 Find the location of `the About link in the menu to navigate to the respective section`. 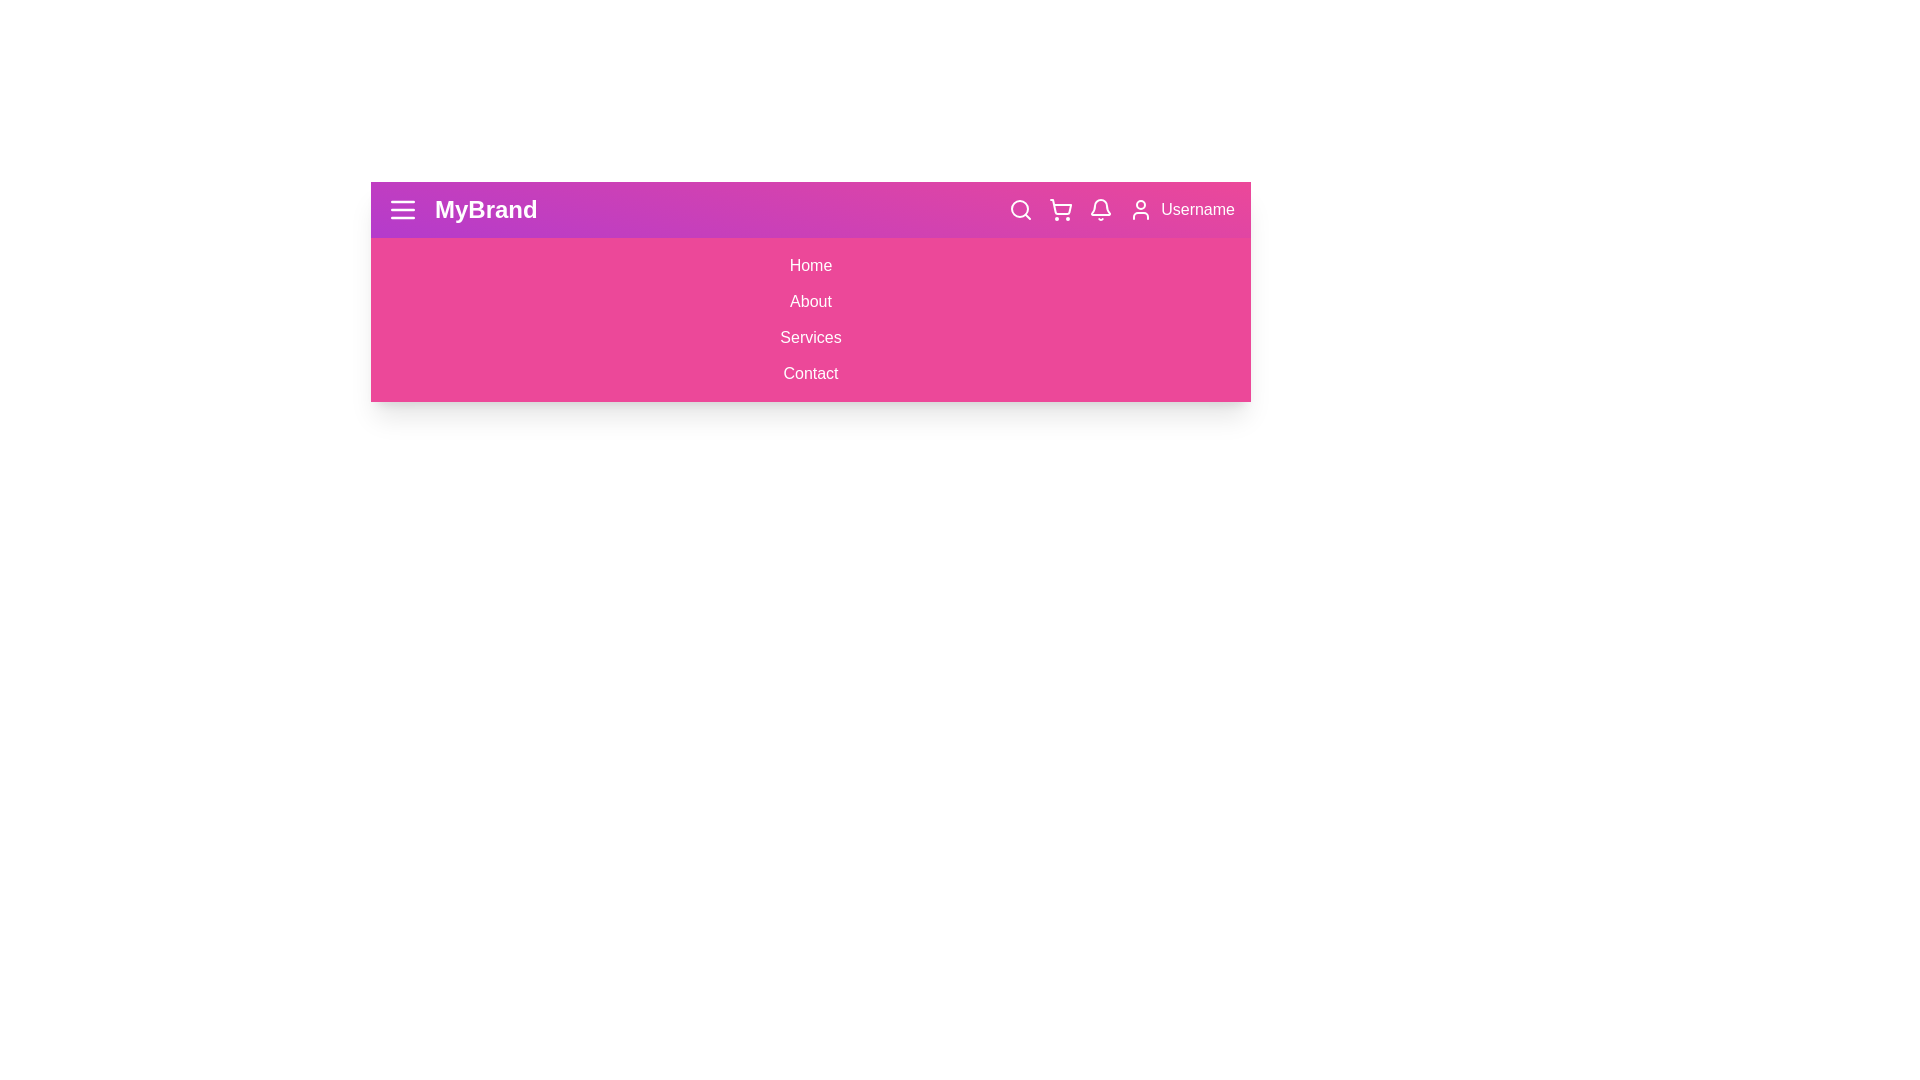

the About link in the menu to navigate to the respective section is located at coordinates (811, 301).